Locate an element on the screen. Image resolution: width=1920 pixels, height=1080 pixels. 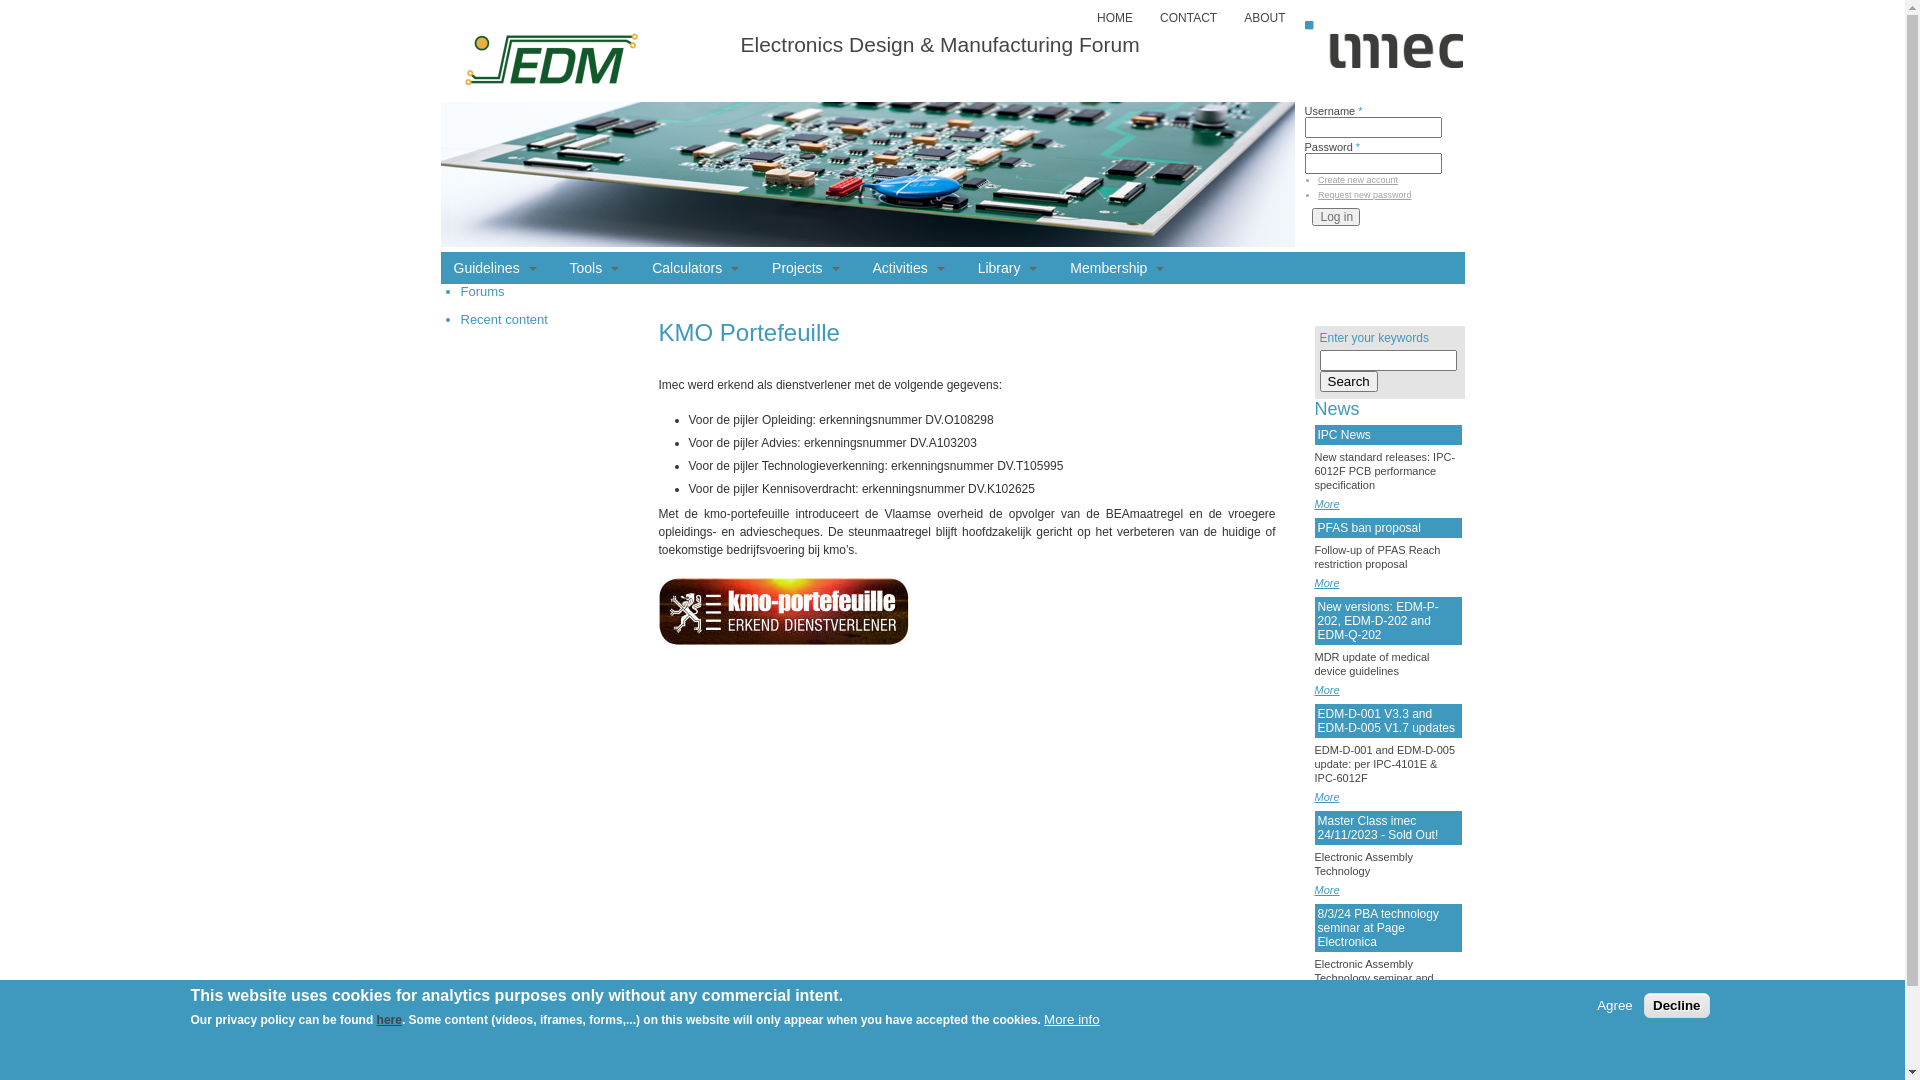
'HOME' is located at coordinates (1113, 18).